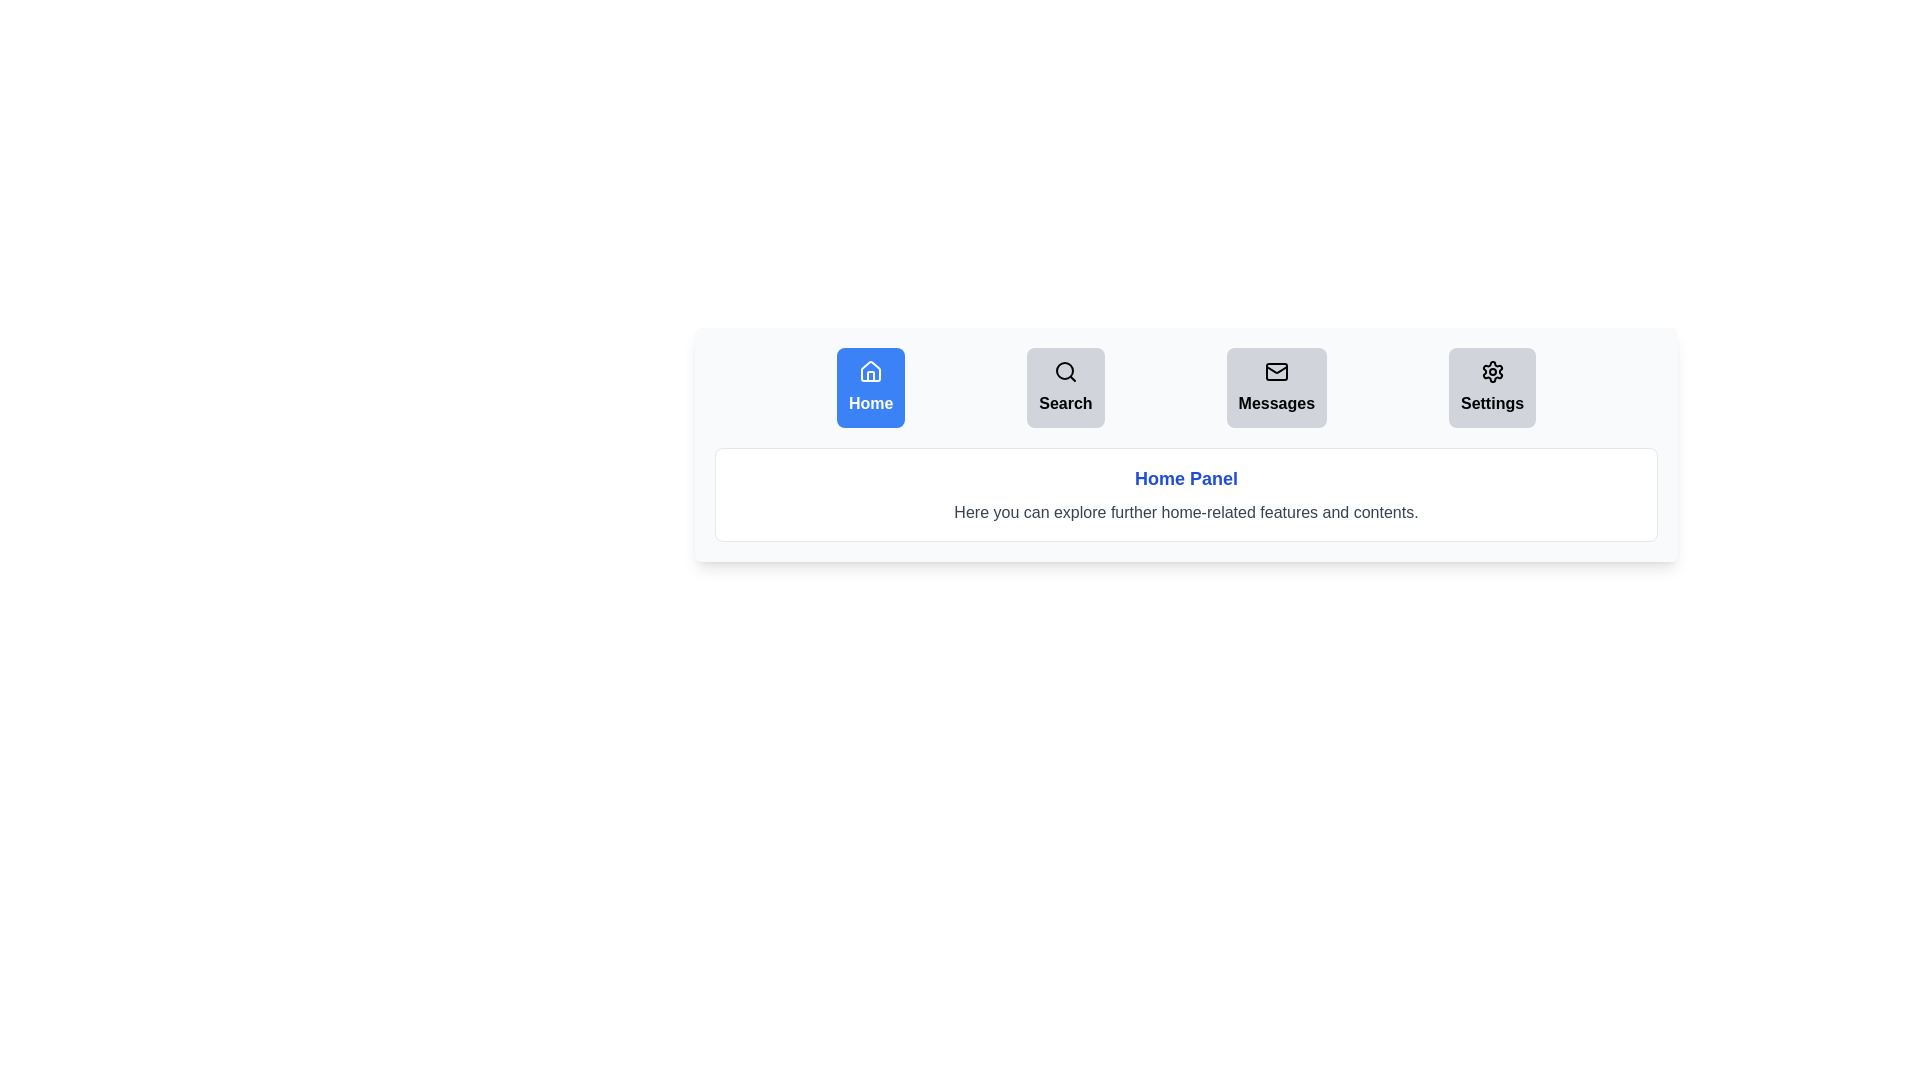 The width and height of the screenshot is (1920, 1080). Describe the element at coordinates (1275, 371) in the screenshot. I see `the 'Messages' button, which is the third button from the left in a horizontal row of four buttons at the top of the interface` at that location.